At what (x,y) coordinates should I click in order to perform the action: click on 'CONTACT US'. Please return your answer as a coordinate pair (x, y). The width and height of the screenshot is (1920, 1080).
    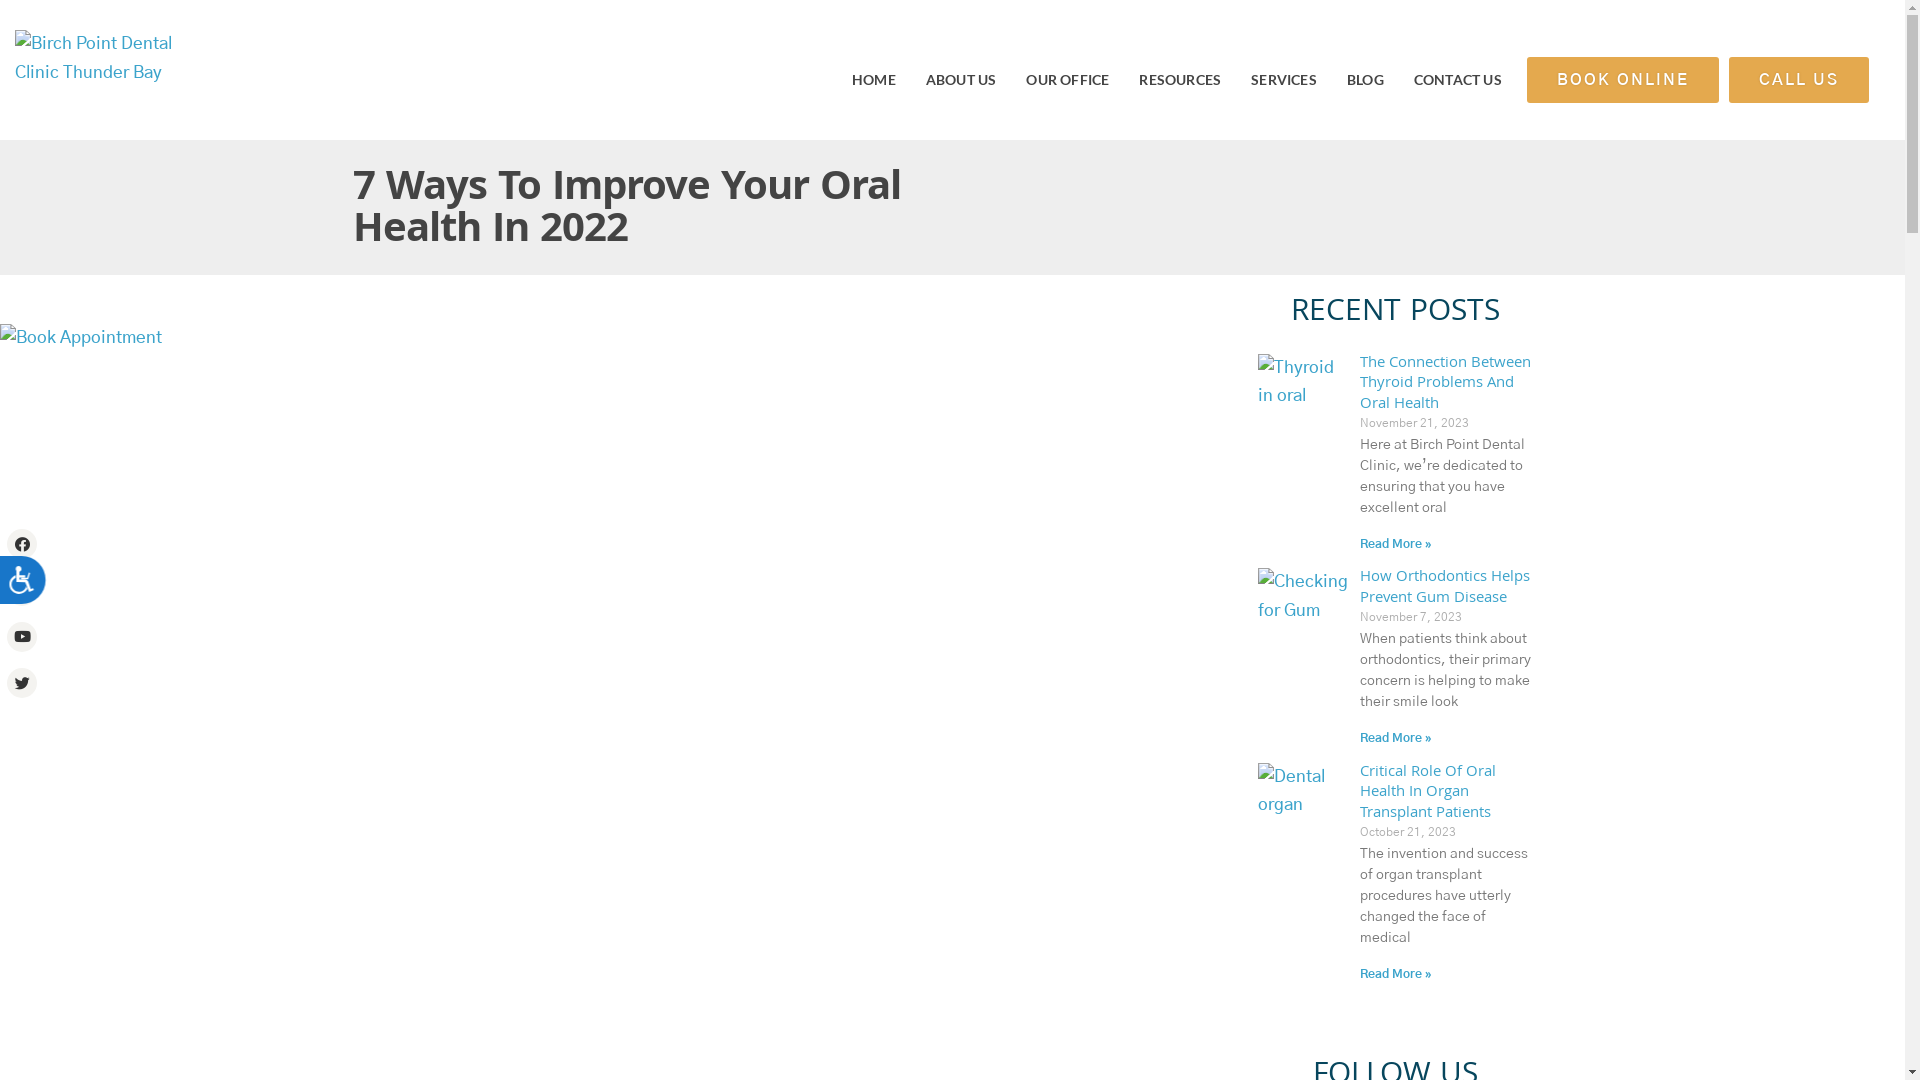
    Looking at the image, I should click on (1458, 78).